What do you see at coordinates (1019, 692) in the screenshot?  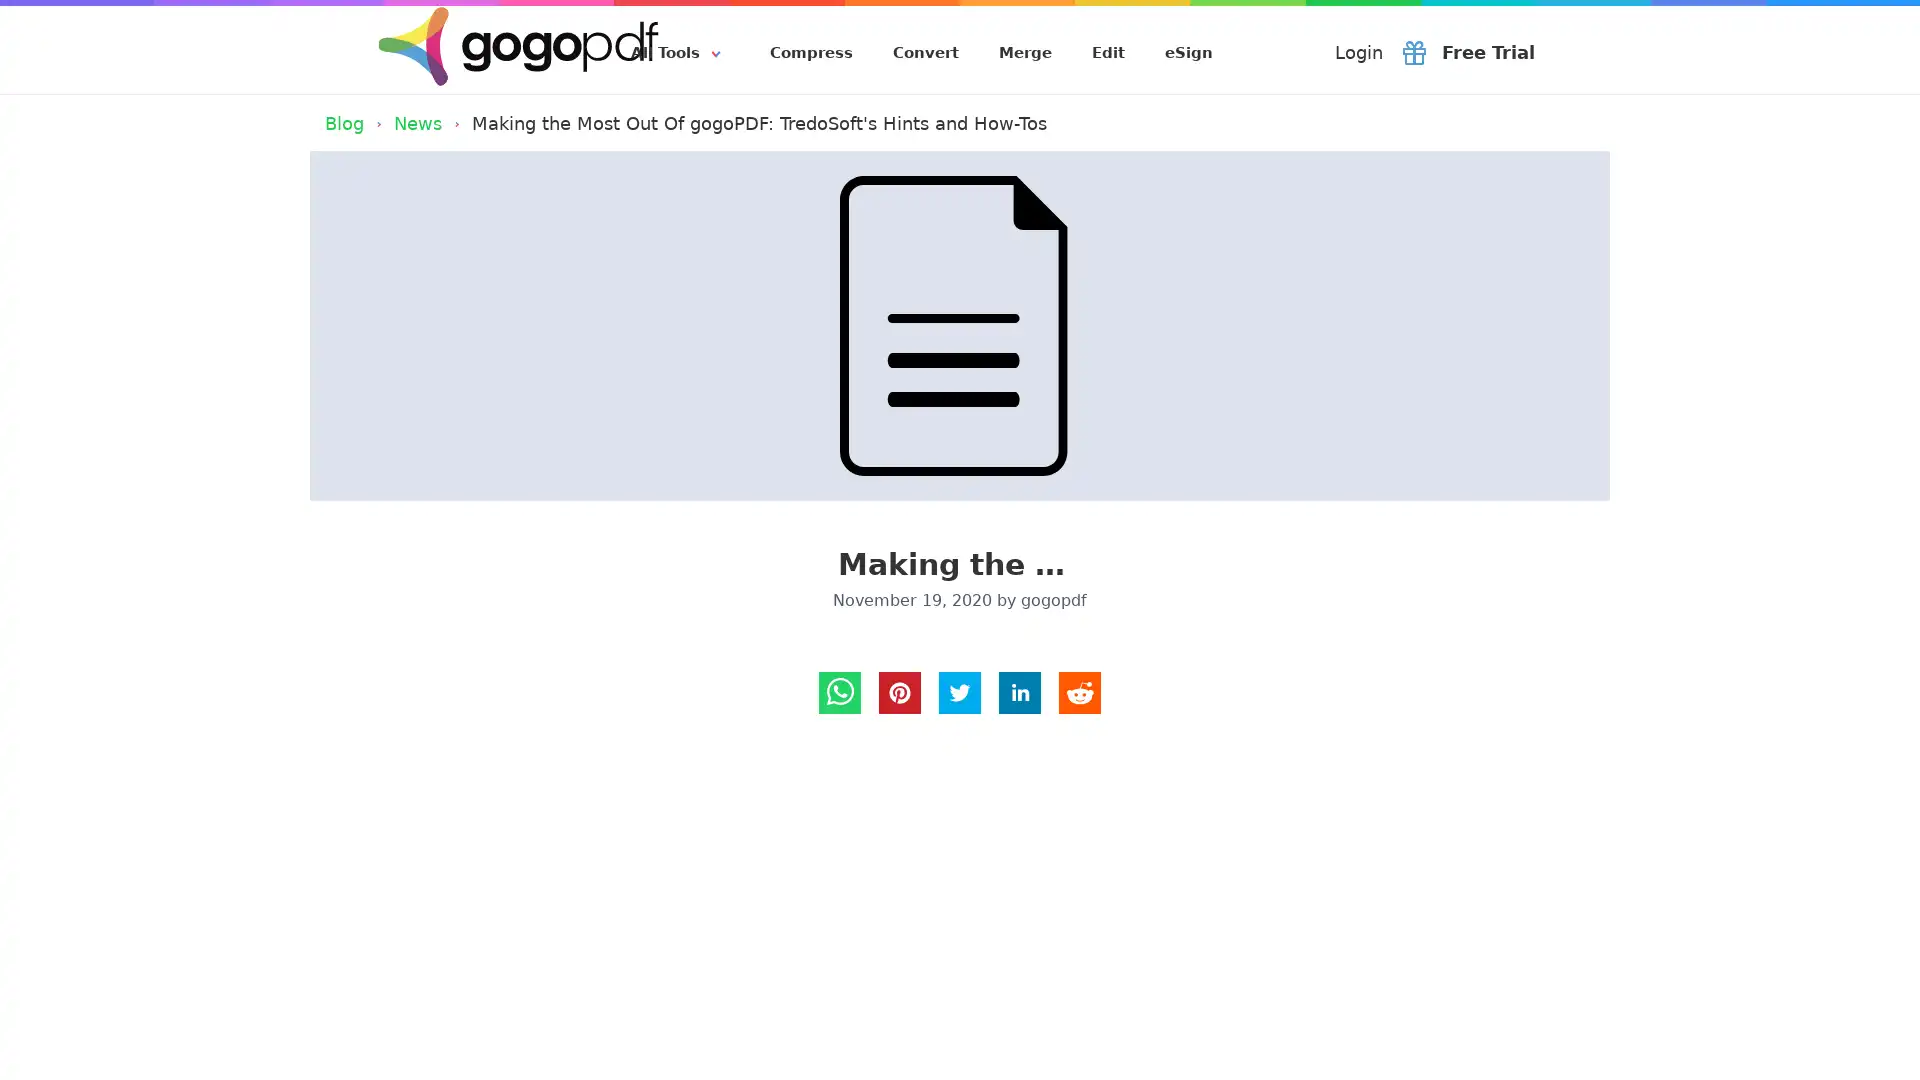 I see `LinkedIn` at bounding box center [1019, 692].